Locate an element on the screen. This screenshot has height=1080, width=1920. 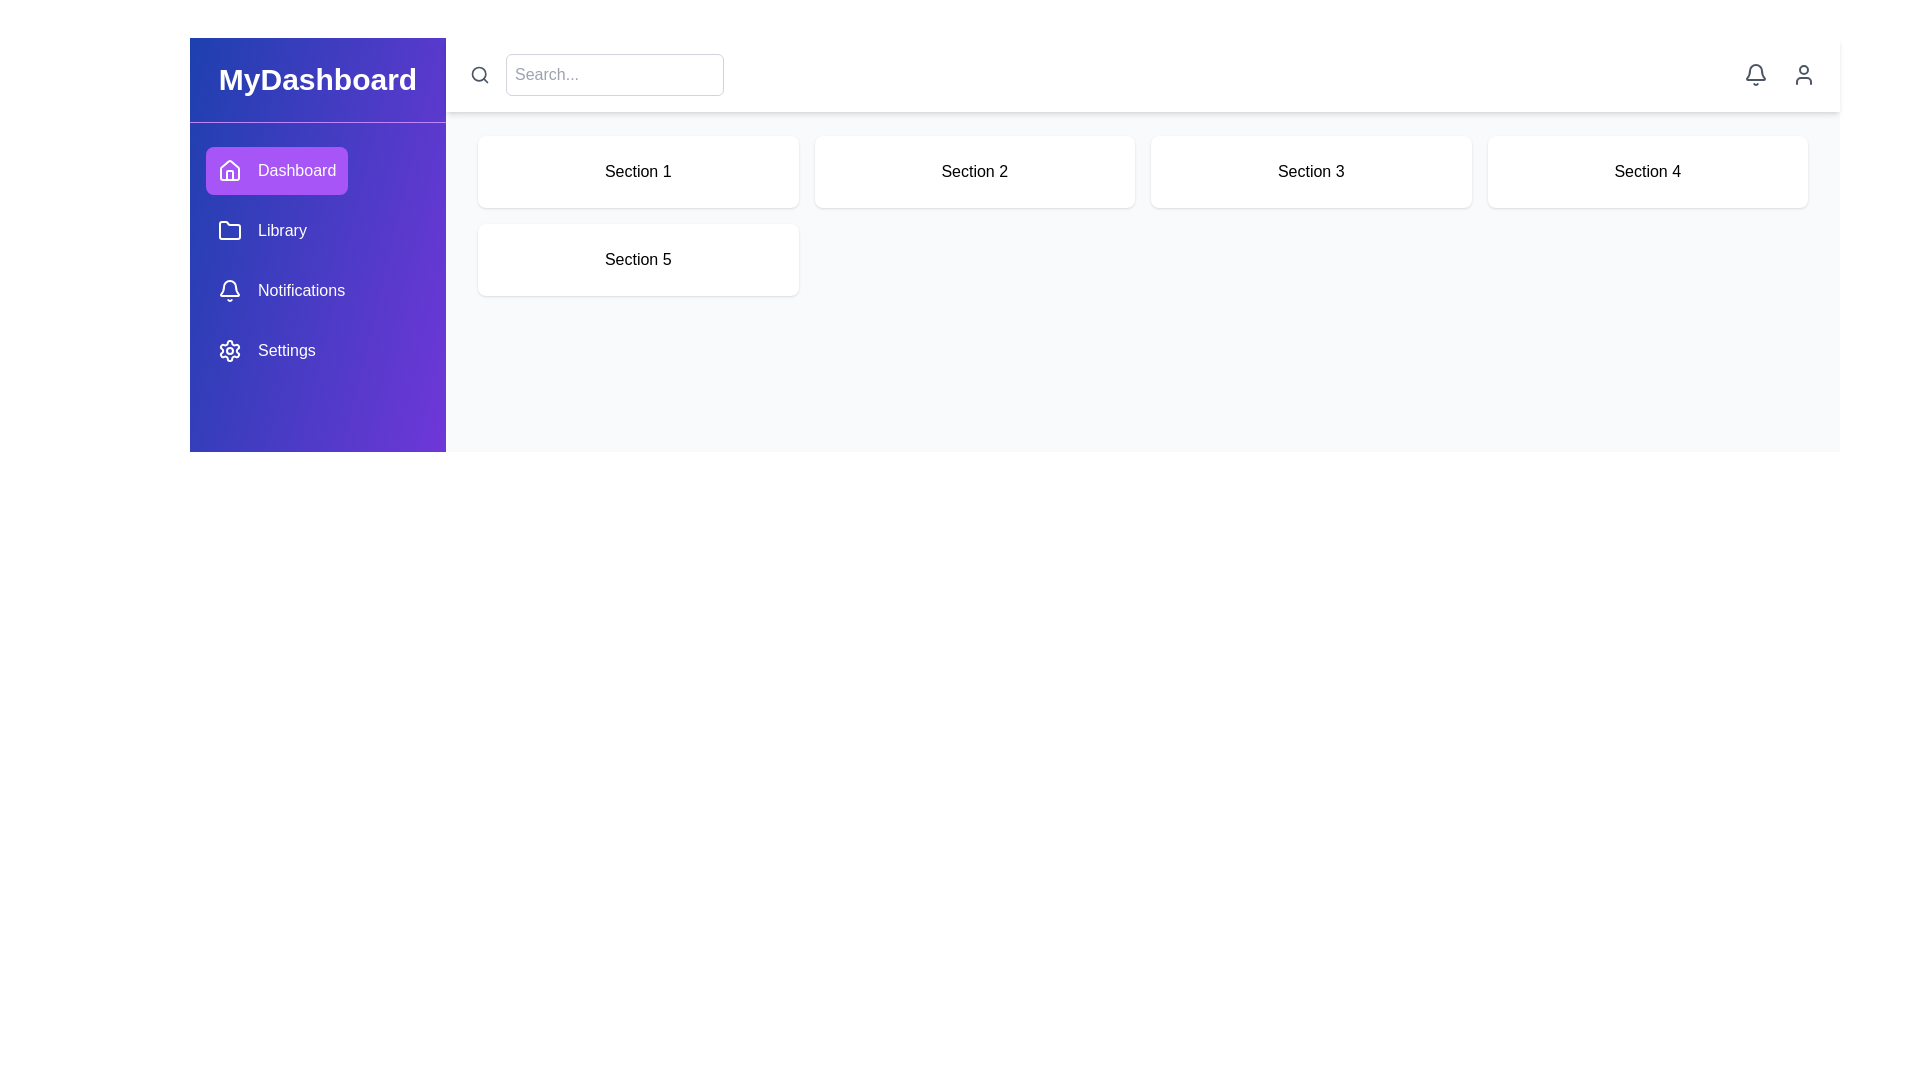
the small gray magnifying glass icon located to the left of the search input field in the header section is located at coordinates (480, 73).